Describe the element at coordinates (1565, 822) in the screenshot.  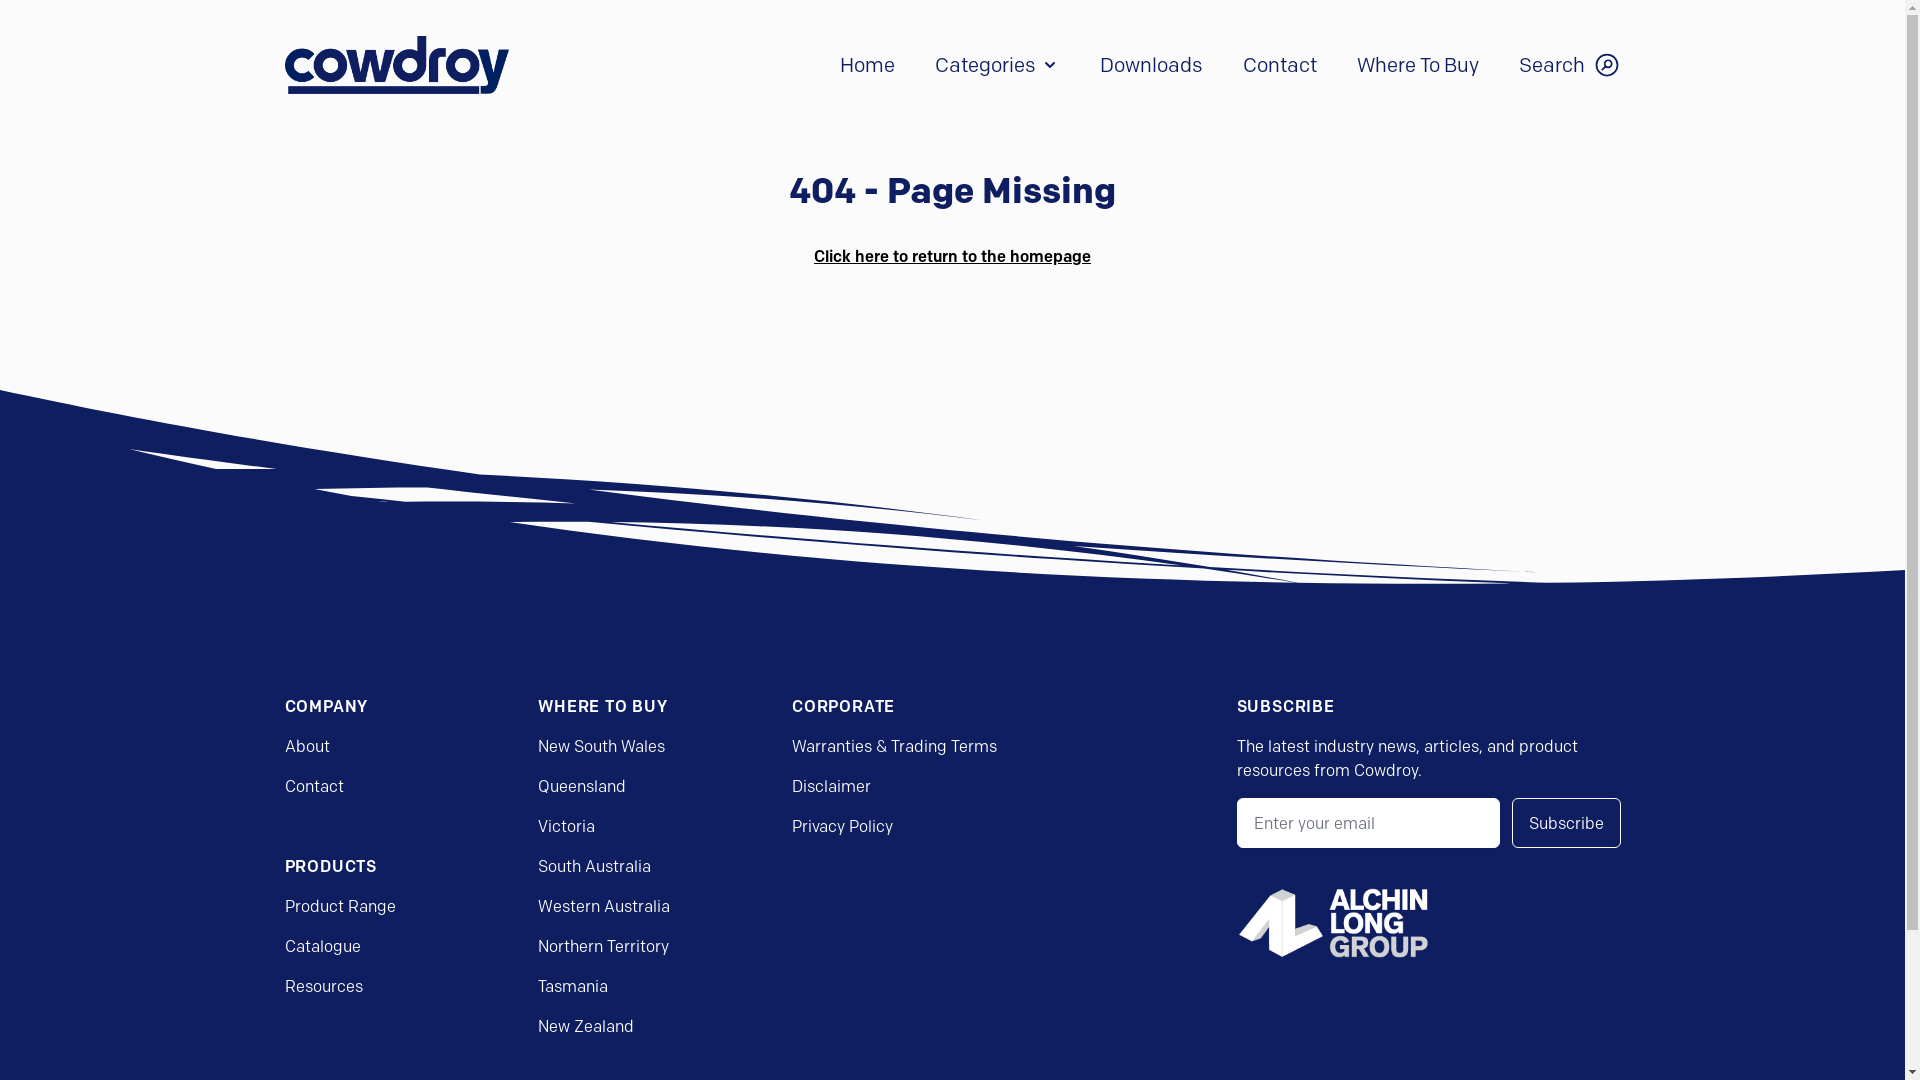
I see `'Subscribe'` at that location.